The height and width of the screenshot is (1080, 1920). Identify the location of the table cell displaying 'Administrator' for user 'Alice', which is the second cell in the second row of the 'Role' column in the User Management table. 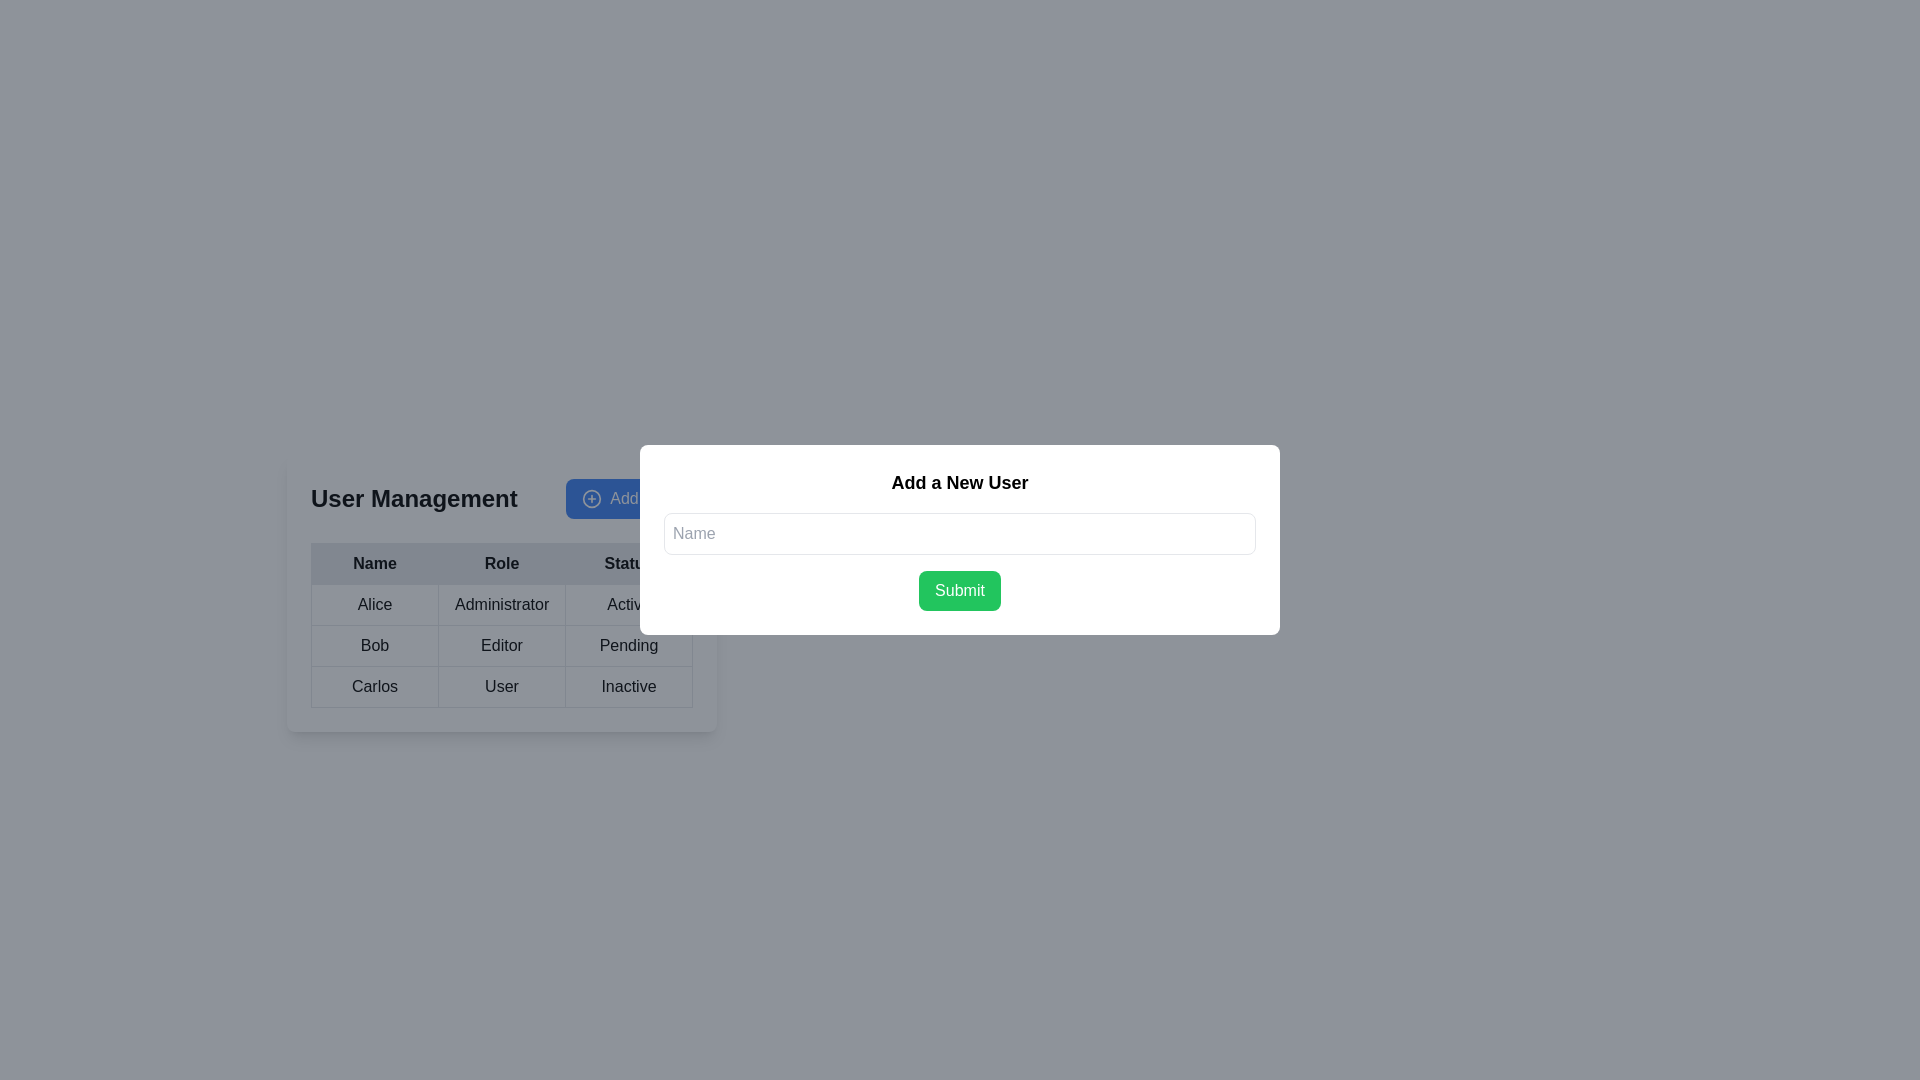
(502, 592).